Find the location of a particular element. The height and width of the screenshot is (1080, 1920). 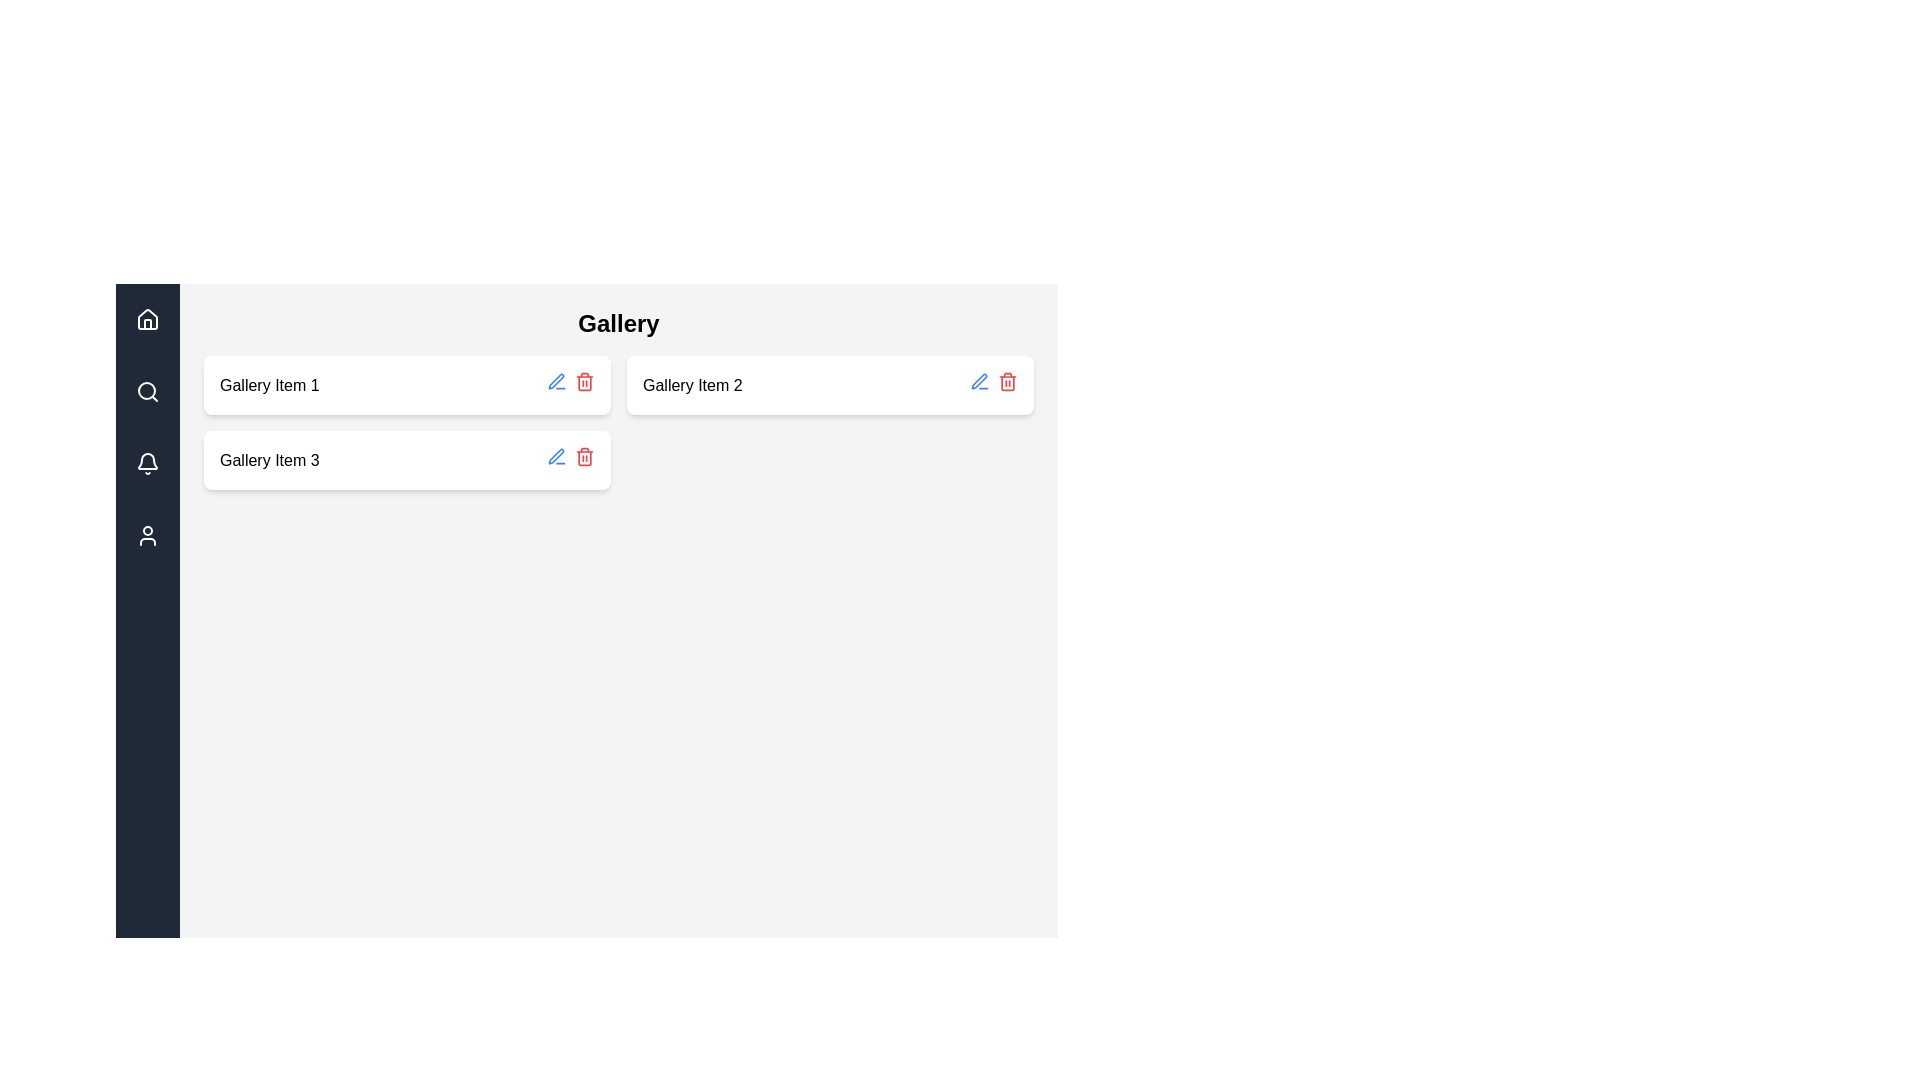

the text label that serves as a title for the gallery item in the upper-right section of the second card in a vertical list of three cards is located at coordinates (692, 385).